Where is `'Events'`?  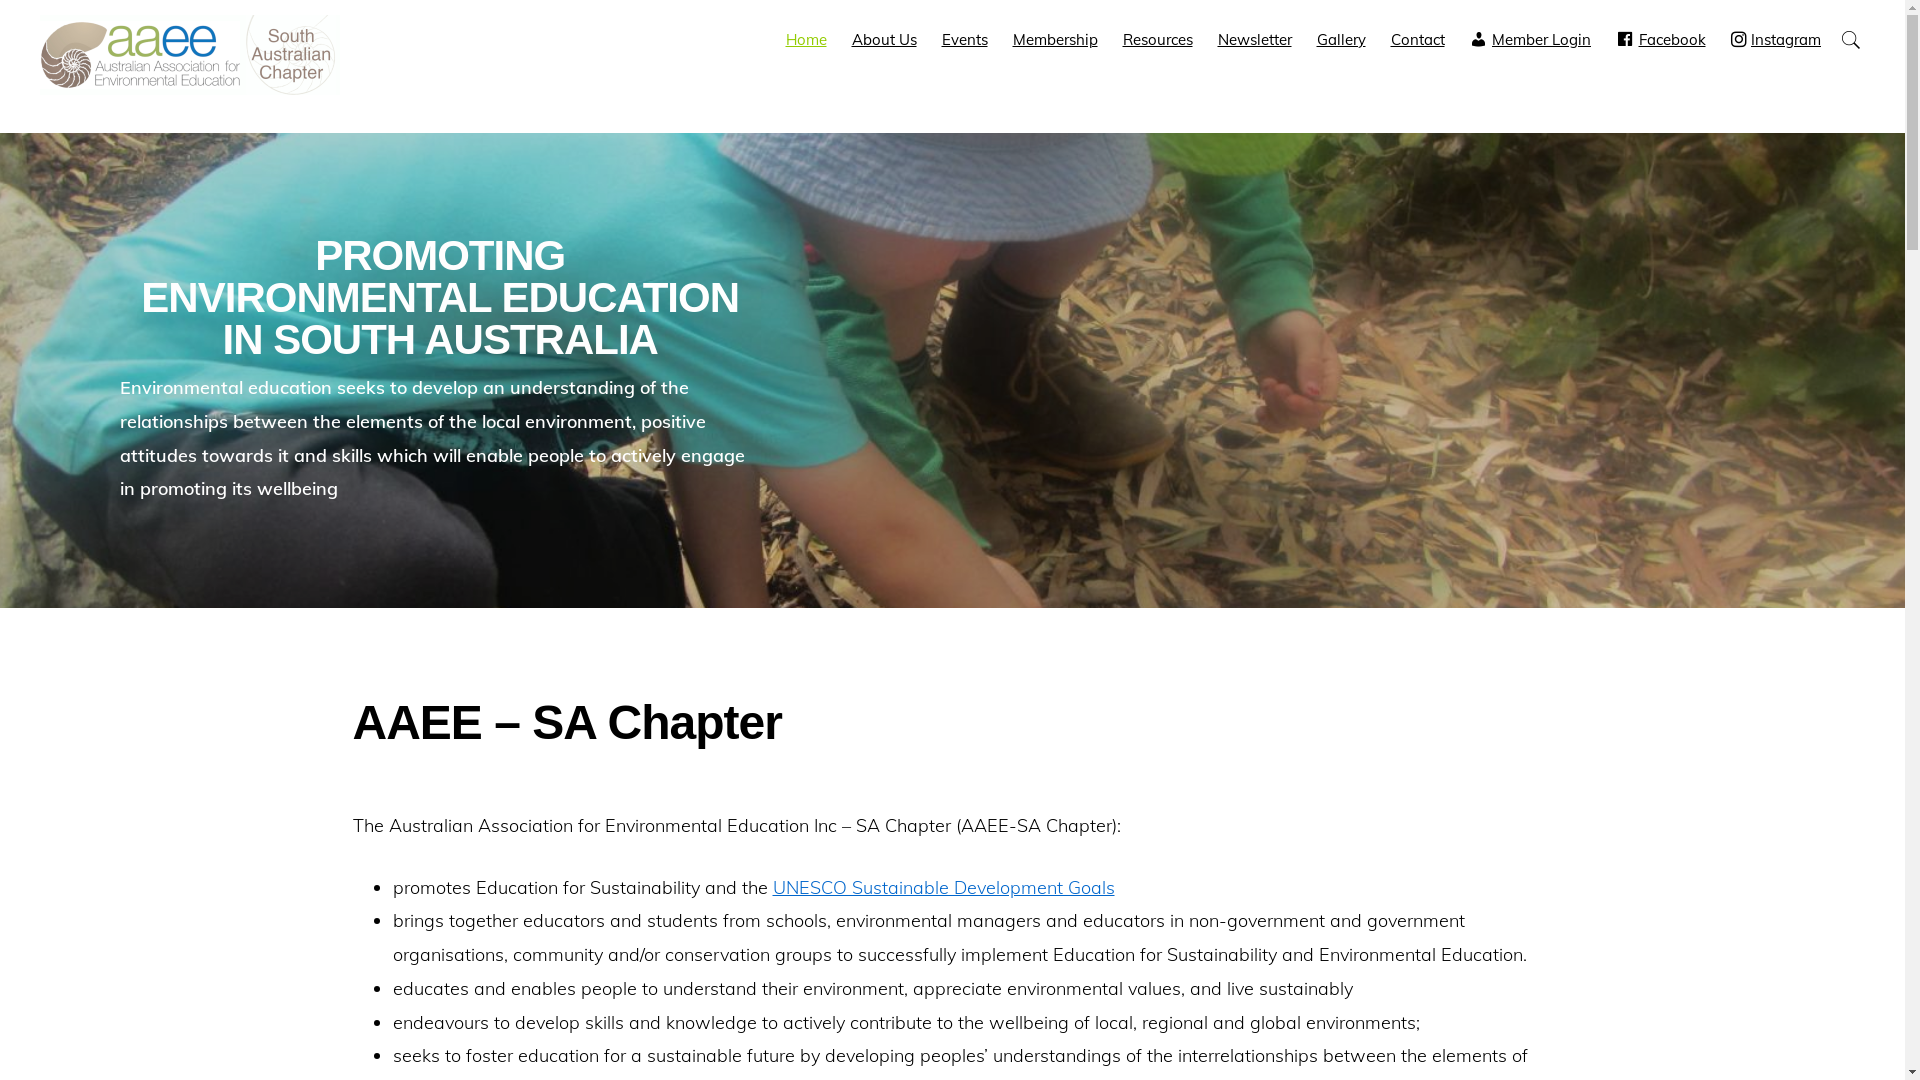 'Events' is located at coordinates (964, 39).